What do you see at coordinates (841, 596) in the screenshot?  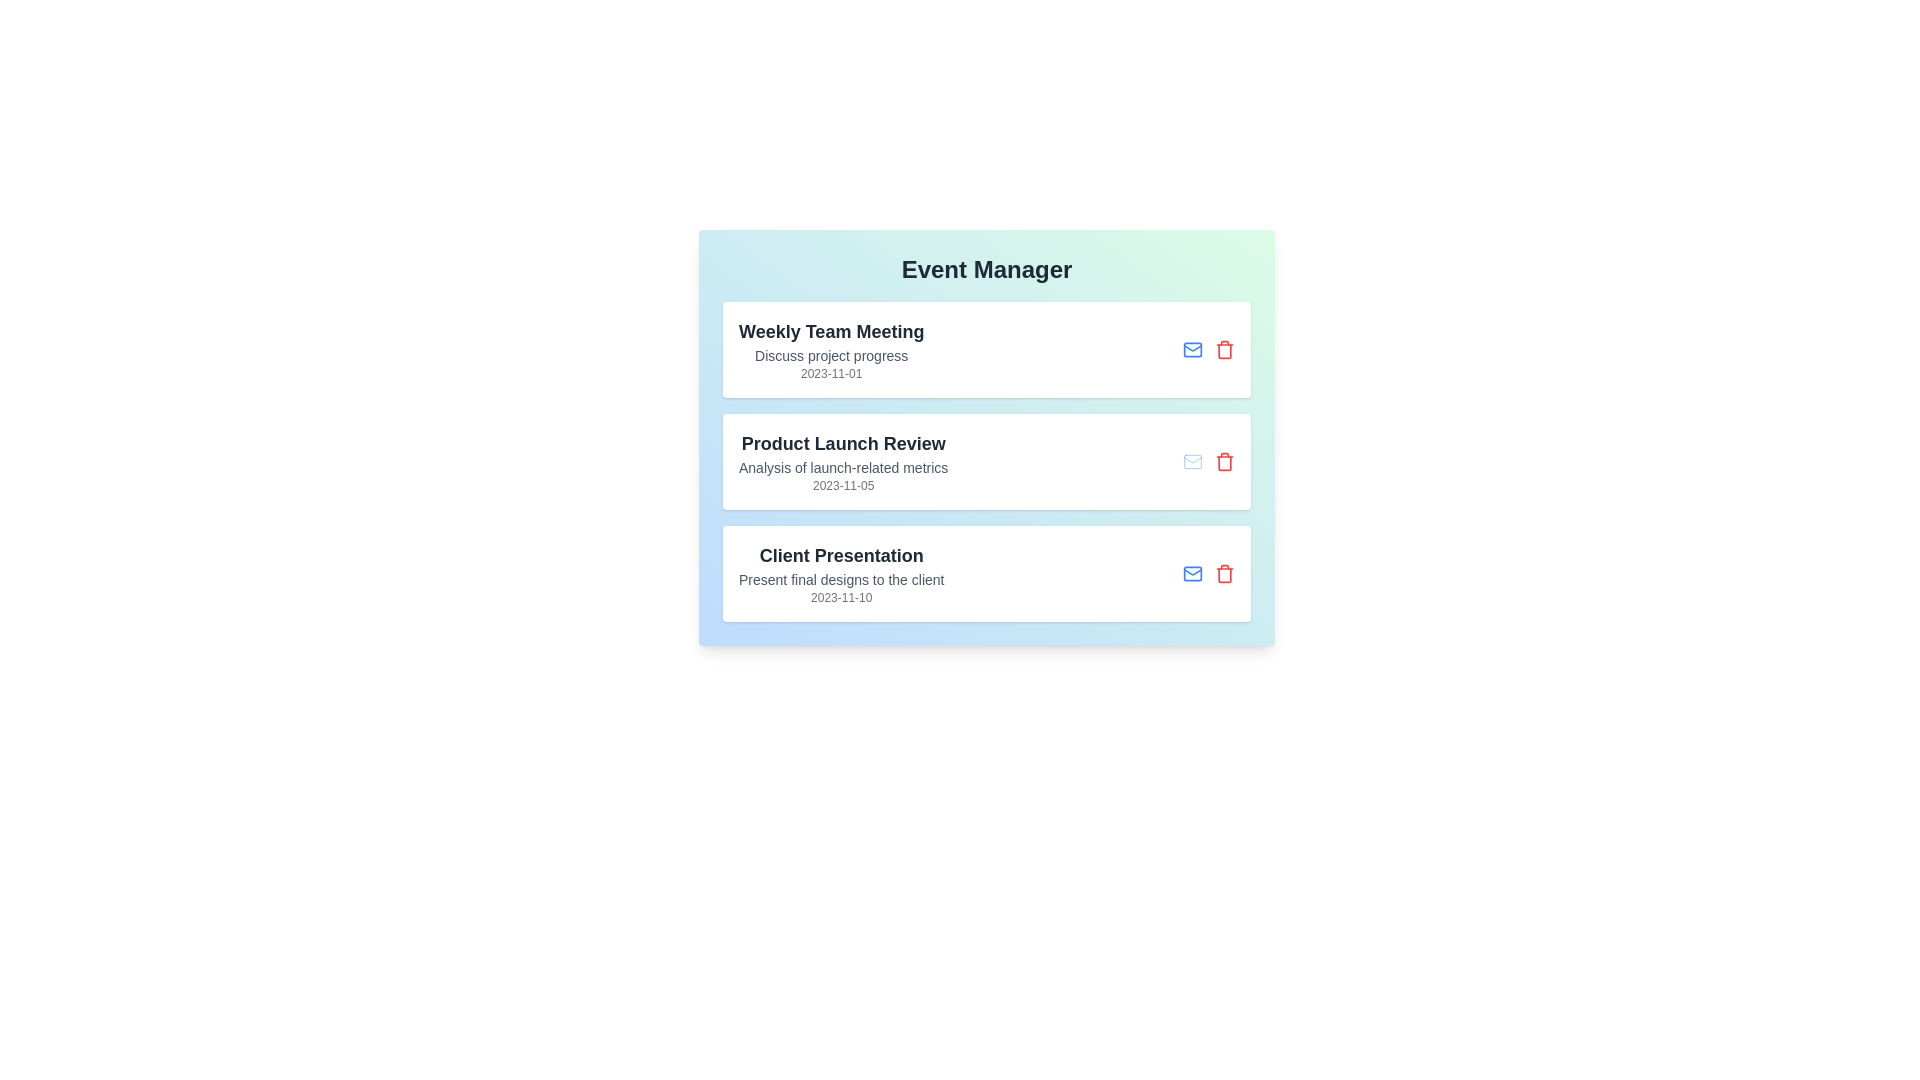 I see `the event date for Client Presentation` at bounding box center [841, 596].